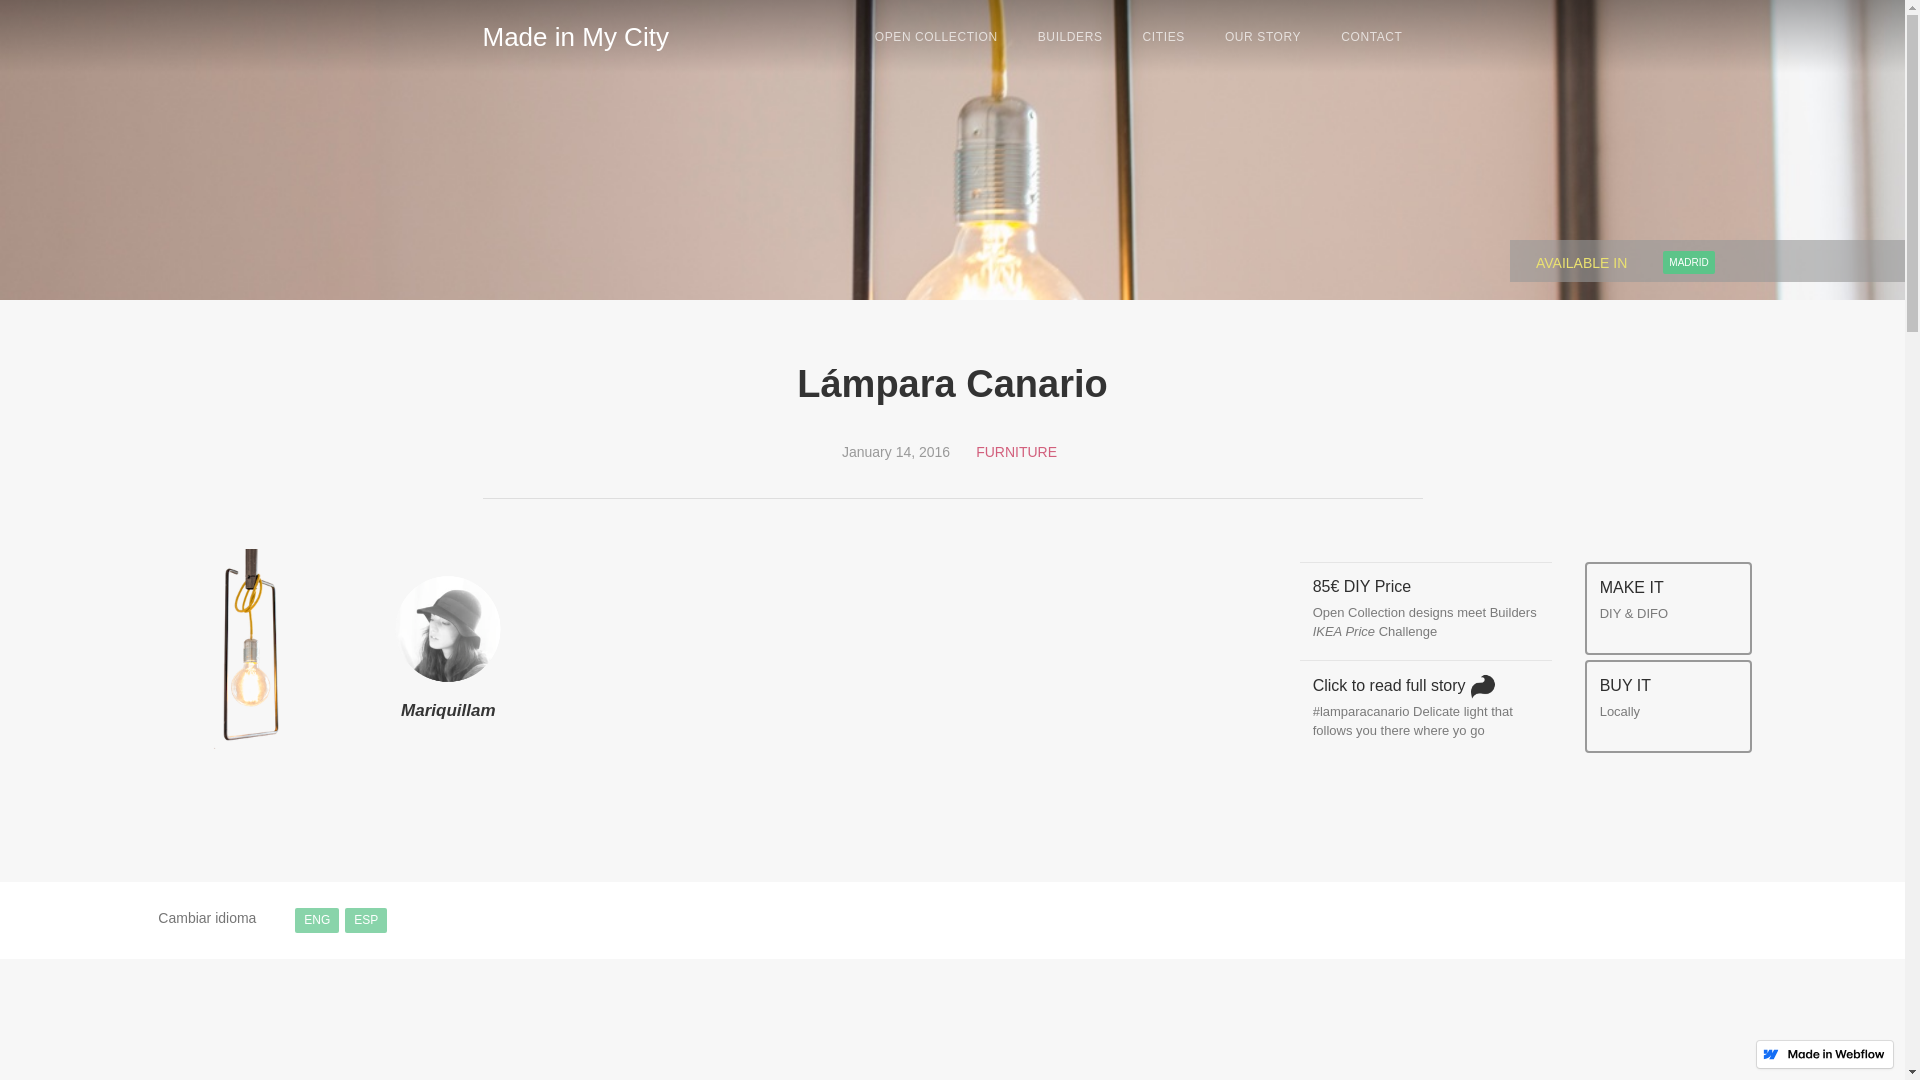 The width and height of the screenshot is (1920, 1080). What do you see at coordinates (1016, 451) in the screenshot?
I see `'FURNITURE'` at bounding box center [1016, 451].